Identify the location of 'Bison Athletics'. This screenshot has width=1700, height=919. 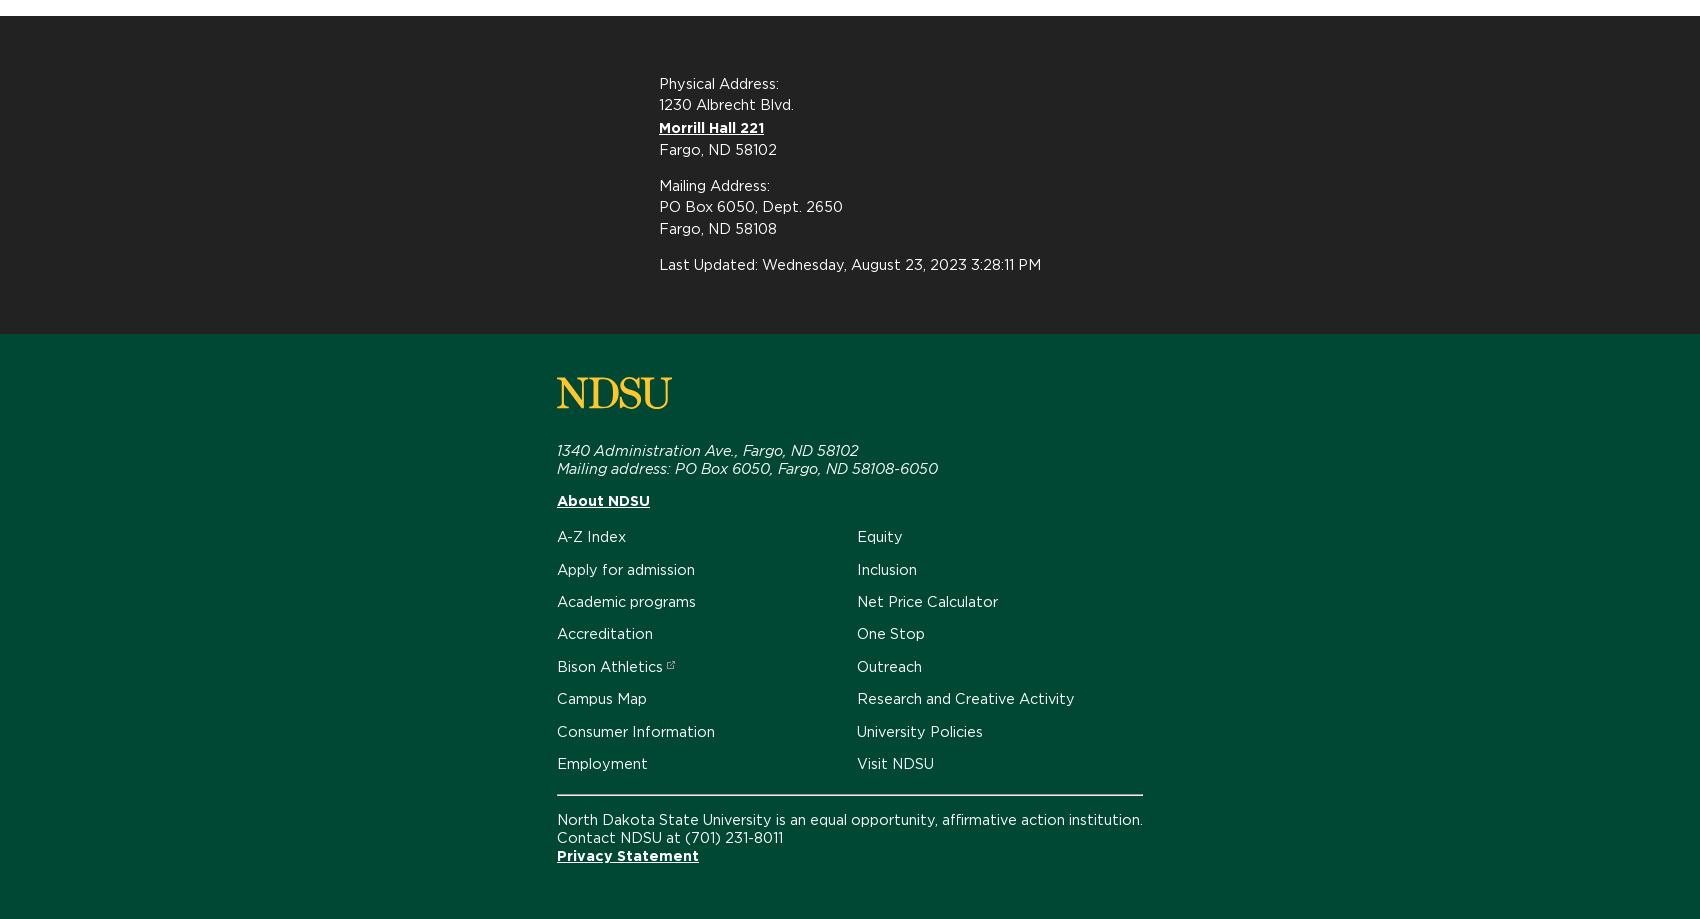
(608, 664).